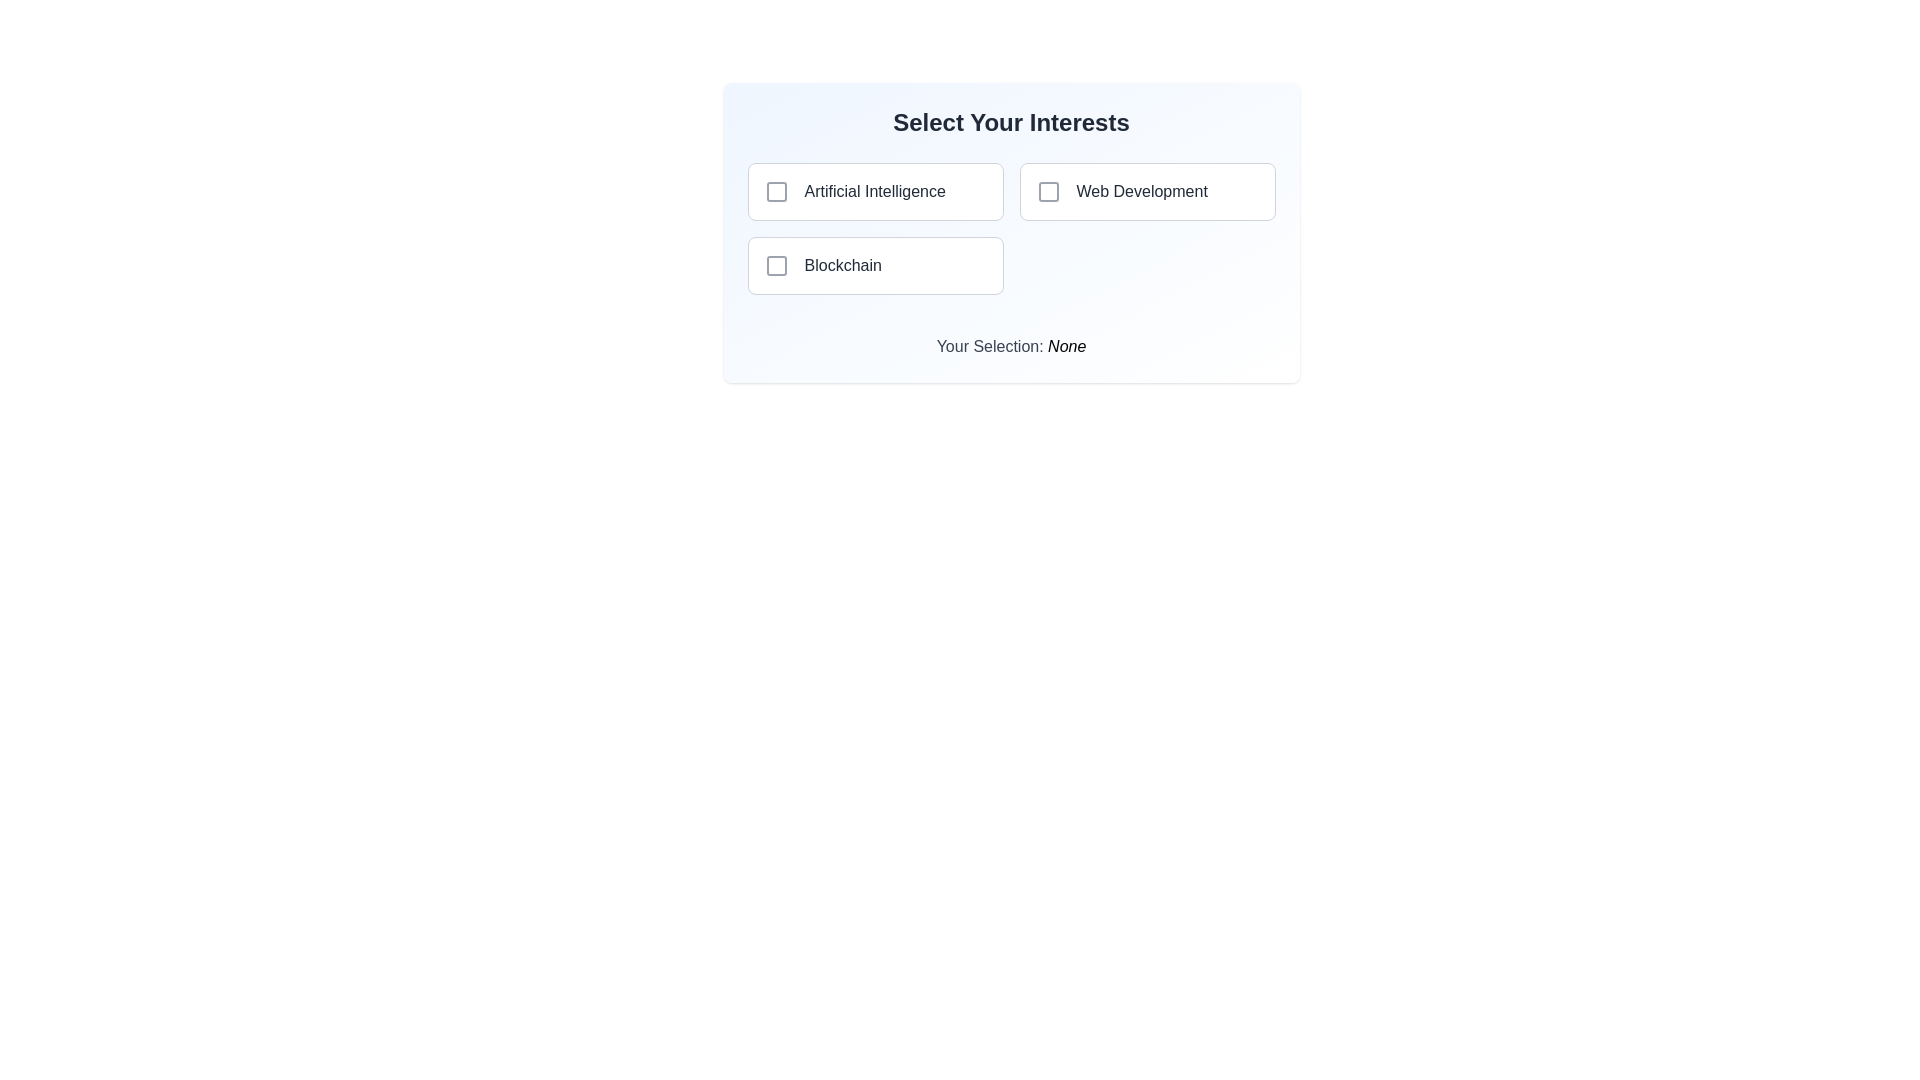 The width and height of the screenshot is (1920, 1080). What do you see at coordinates (1047, 192) in the screenshot?
I see `the minimalistic square-shaped checkbox located to the left of the 'Web Development' label` at bounding box center [1047, 192].